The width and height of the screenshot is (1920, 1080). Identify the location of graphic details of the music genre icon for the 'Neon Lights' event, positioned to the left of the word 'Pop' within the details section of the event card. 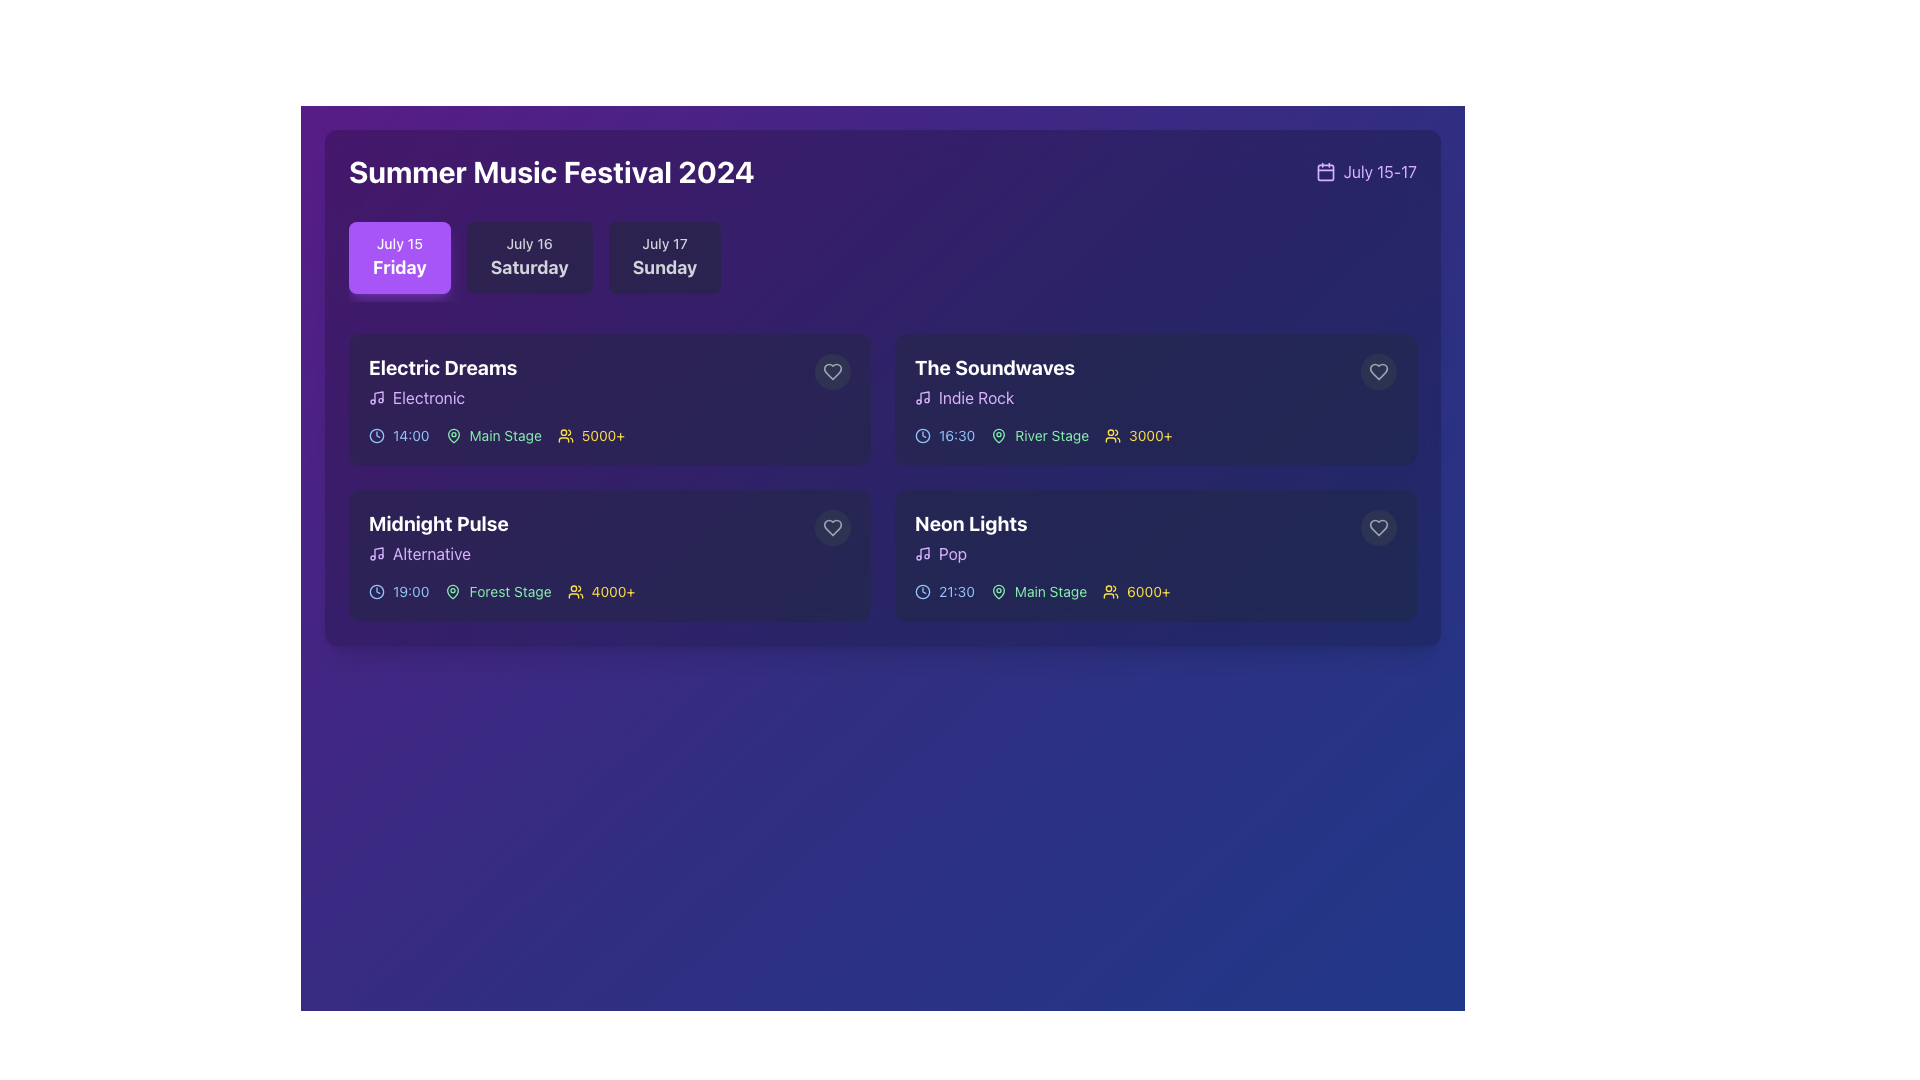
(921, 554).